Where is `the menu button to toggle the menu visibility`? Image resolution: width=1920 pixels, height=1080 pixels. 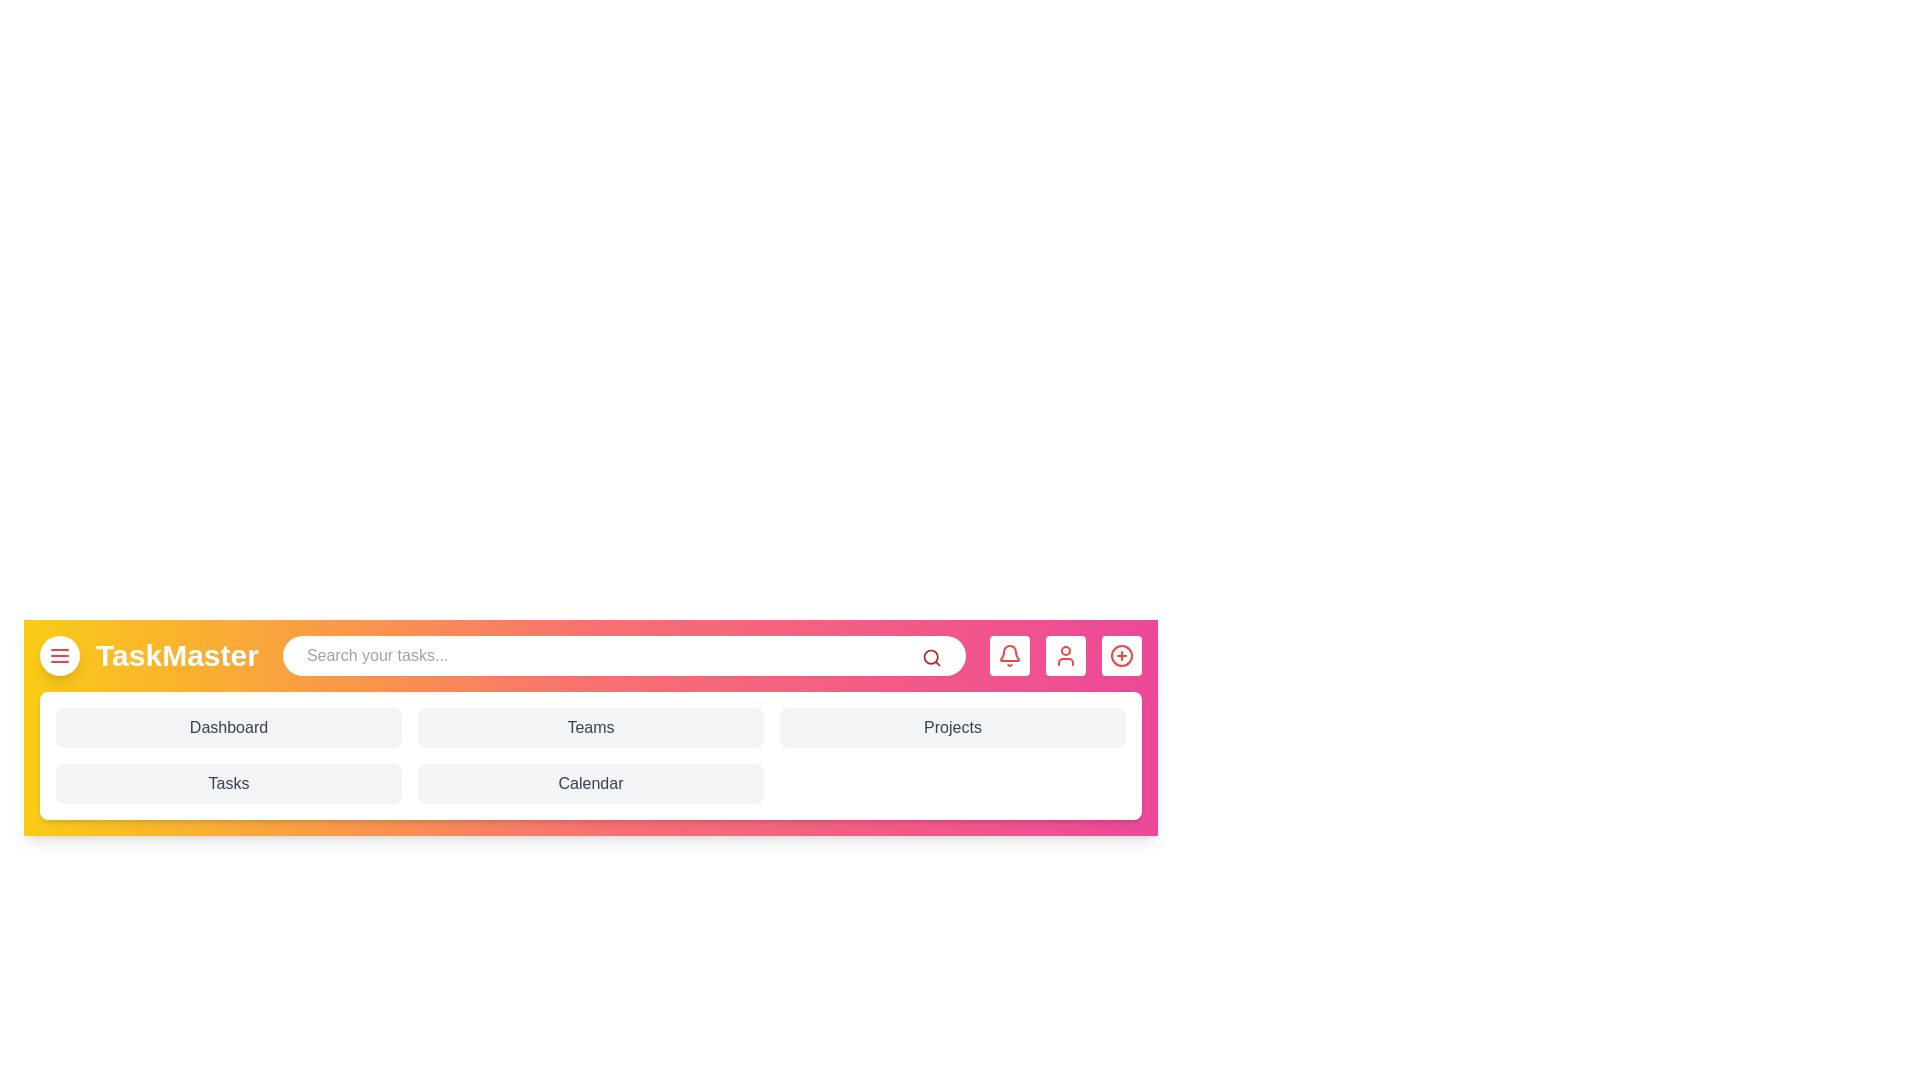
the menu button to toggle the menu visibility is located at coordinates (59, 655).